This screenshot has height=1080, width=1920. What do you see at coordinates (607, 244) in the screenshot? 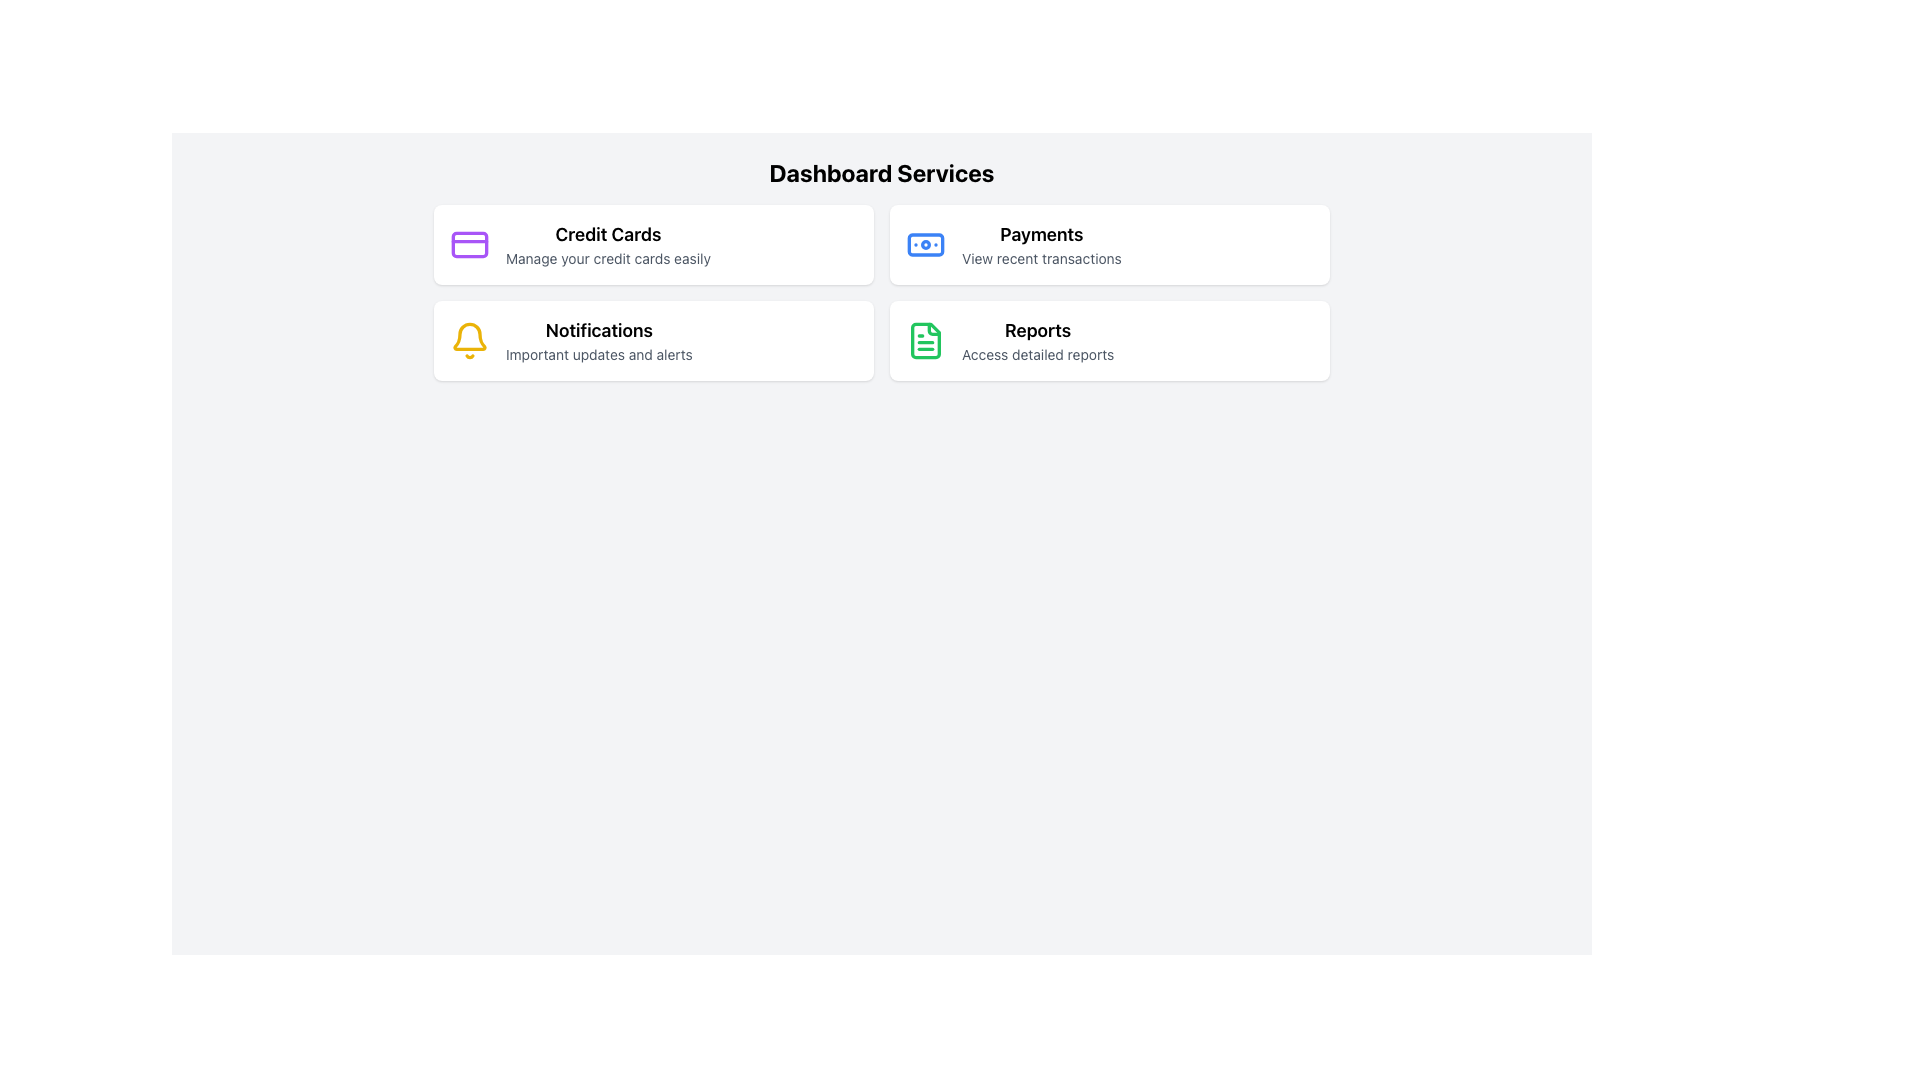
I see `text label containing 'Credit Cards' and 'Manage your credit cards easily' that is positioned below the credit card icon in the top-left quadrant of the interface` at bounding box center [607, 244].